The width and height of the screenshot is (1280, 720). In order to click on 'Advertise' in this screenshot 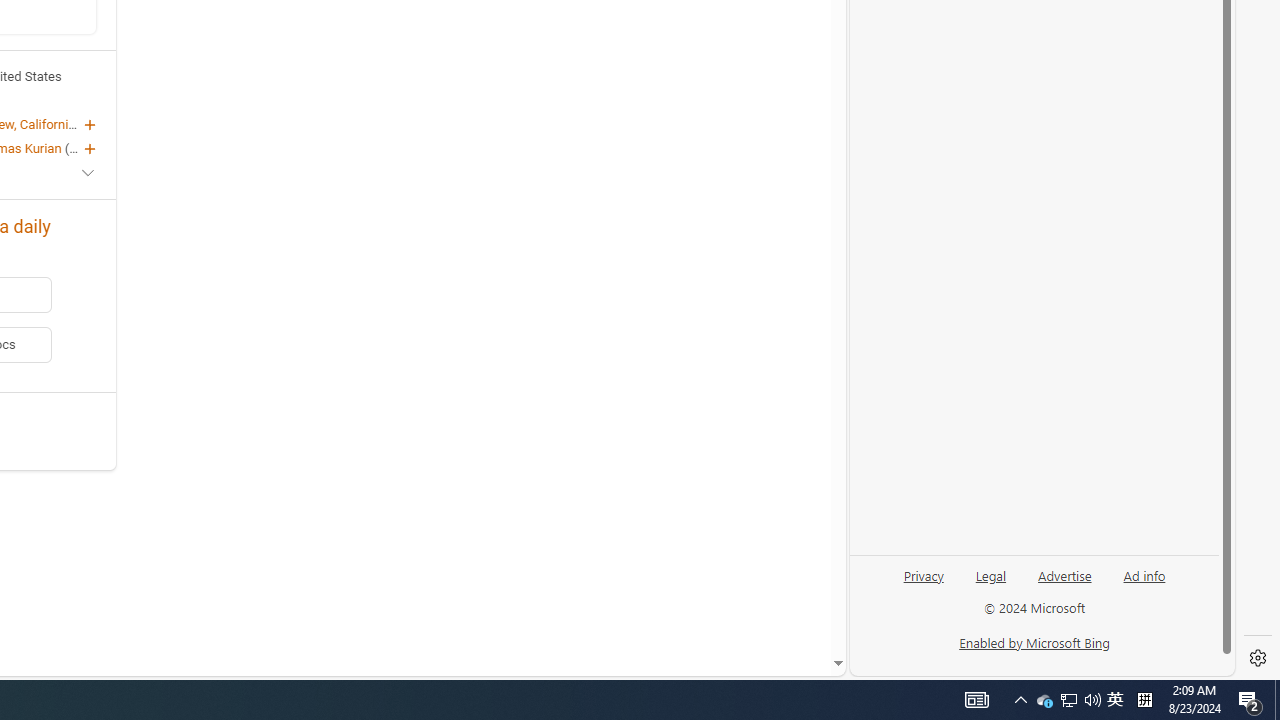, I will do `click(1063, 583)`.